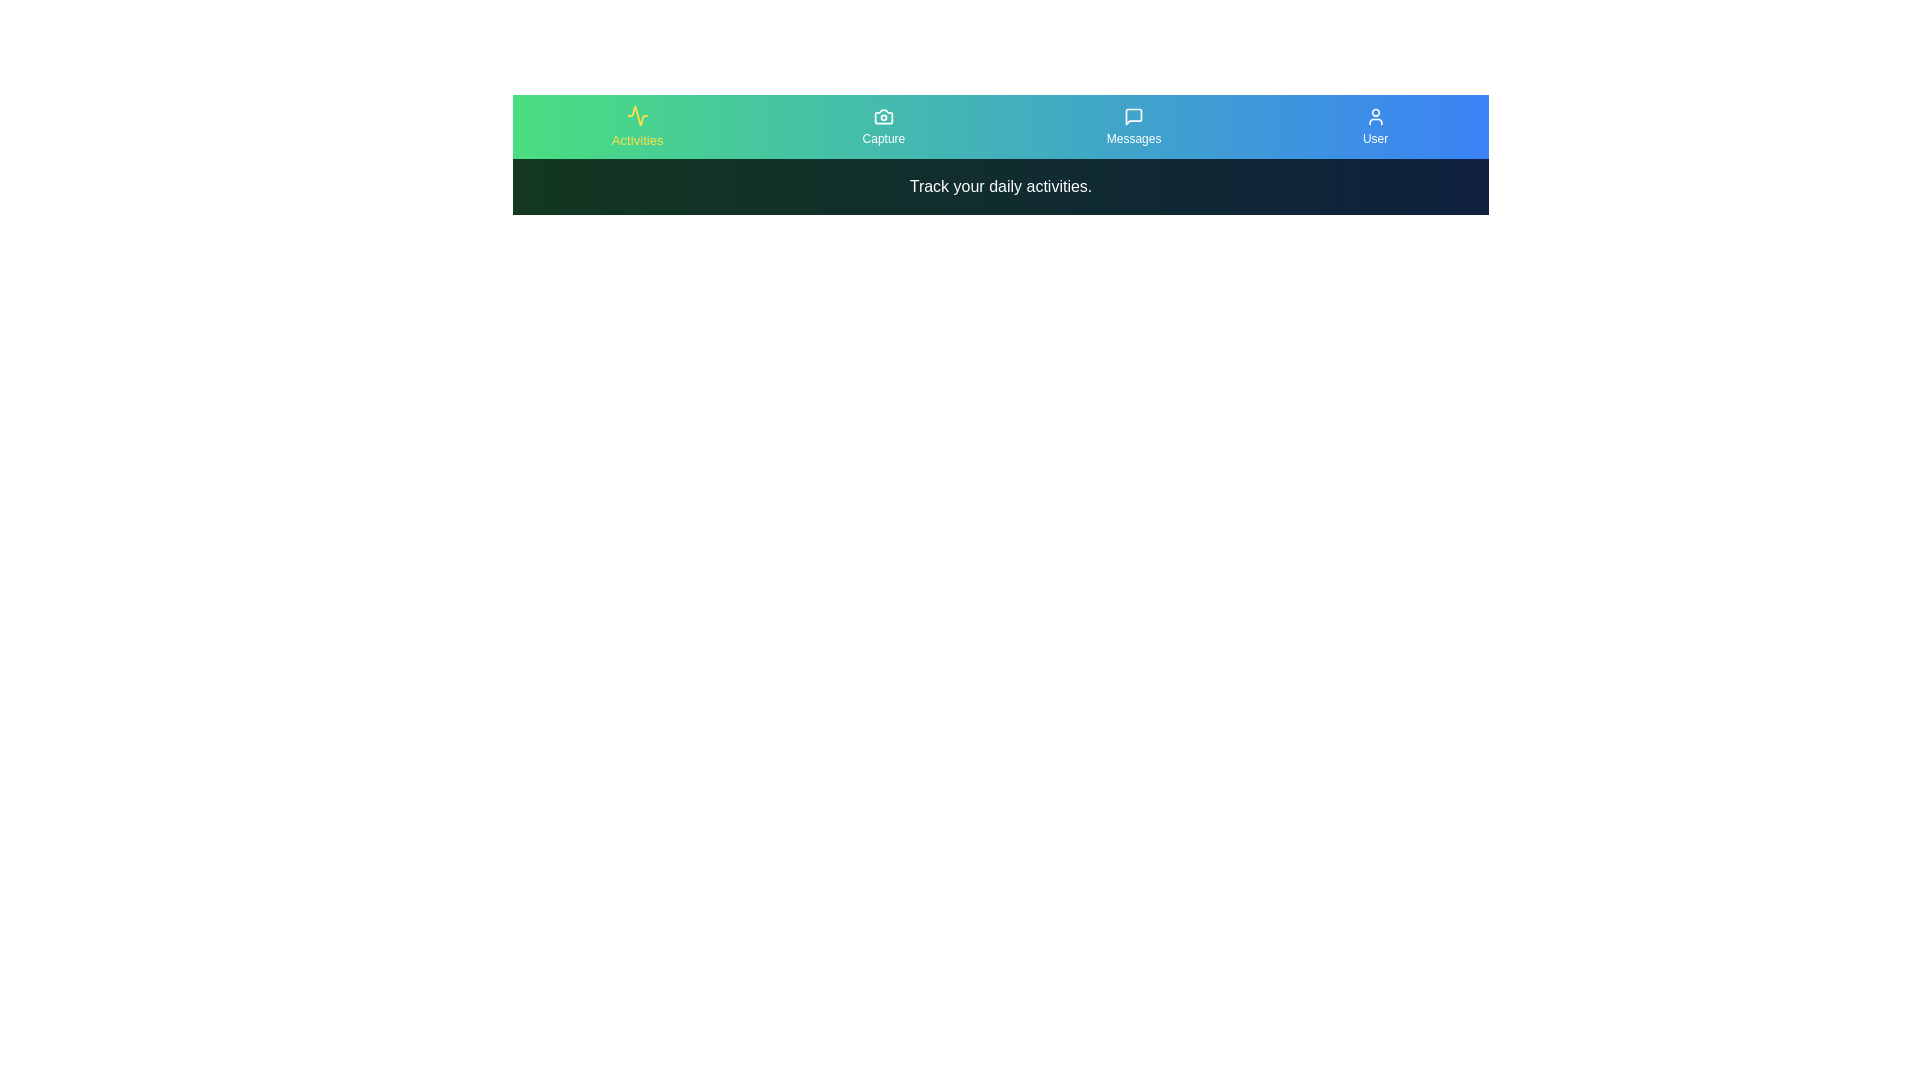  Describe the element at coordinates (636, 127) in the screenshot. I see `the Activities tab to view its content` at that location.